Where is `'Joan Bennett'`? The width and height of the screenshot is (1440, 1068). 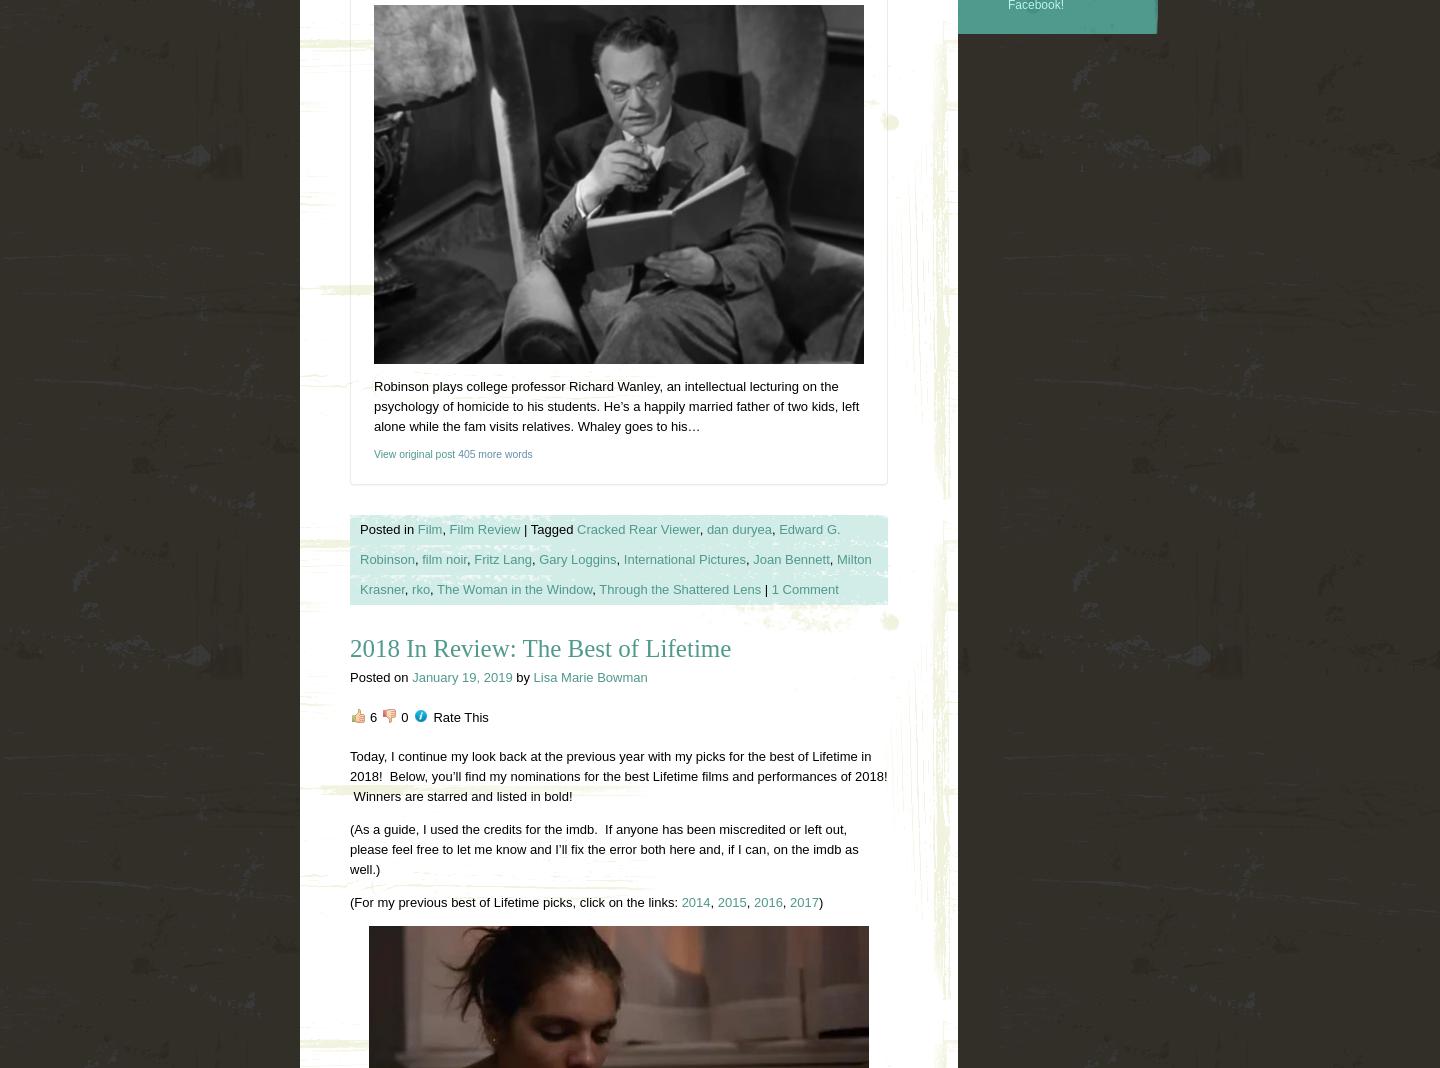 'Joan Bennett' is located at coordinates (790, 557).